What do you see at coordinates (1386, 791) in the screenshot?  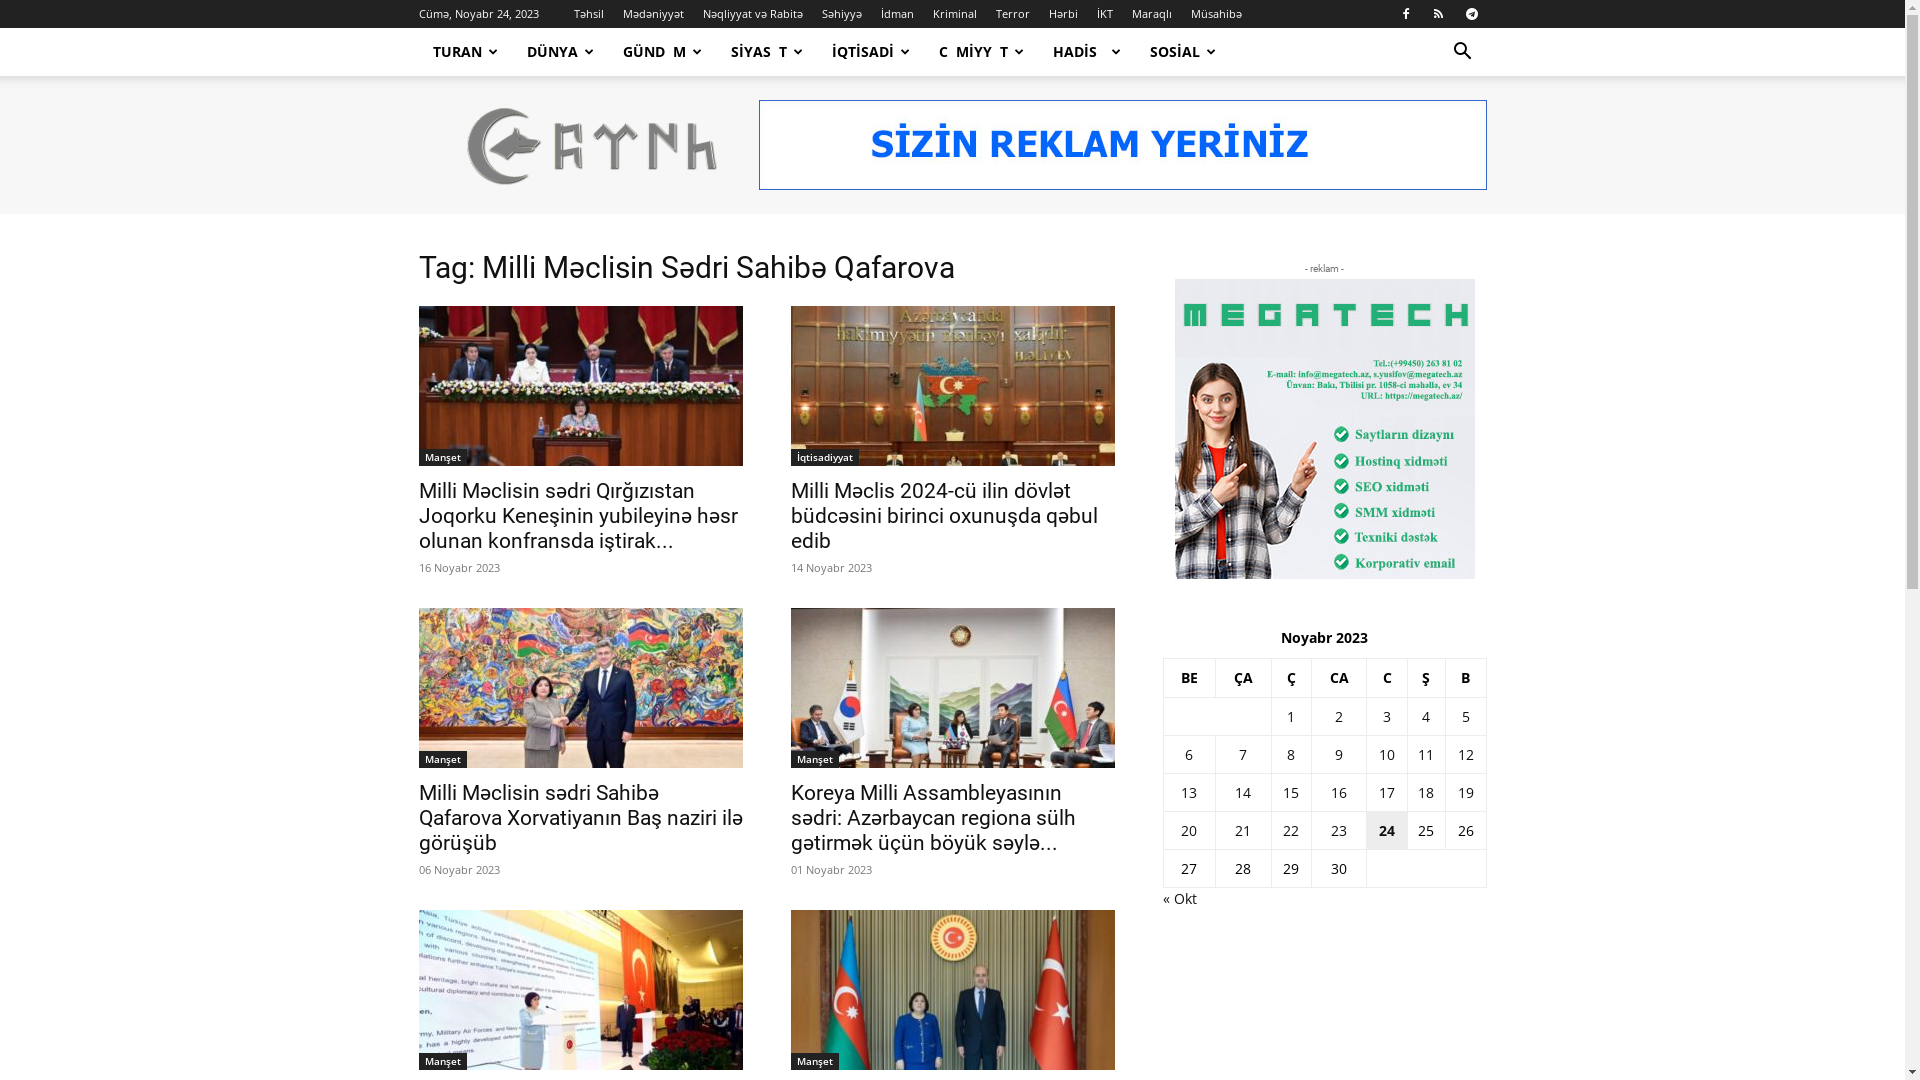 I see `'17'` at bounding box center [1386, 791].